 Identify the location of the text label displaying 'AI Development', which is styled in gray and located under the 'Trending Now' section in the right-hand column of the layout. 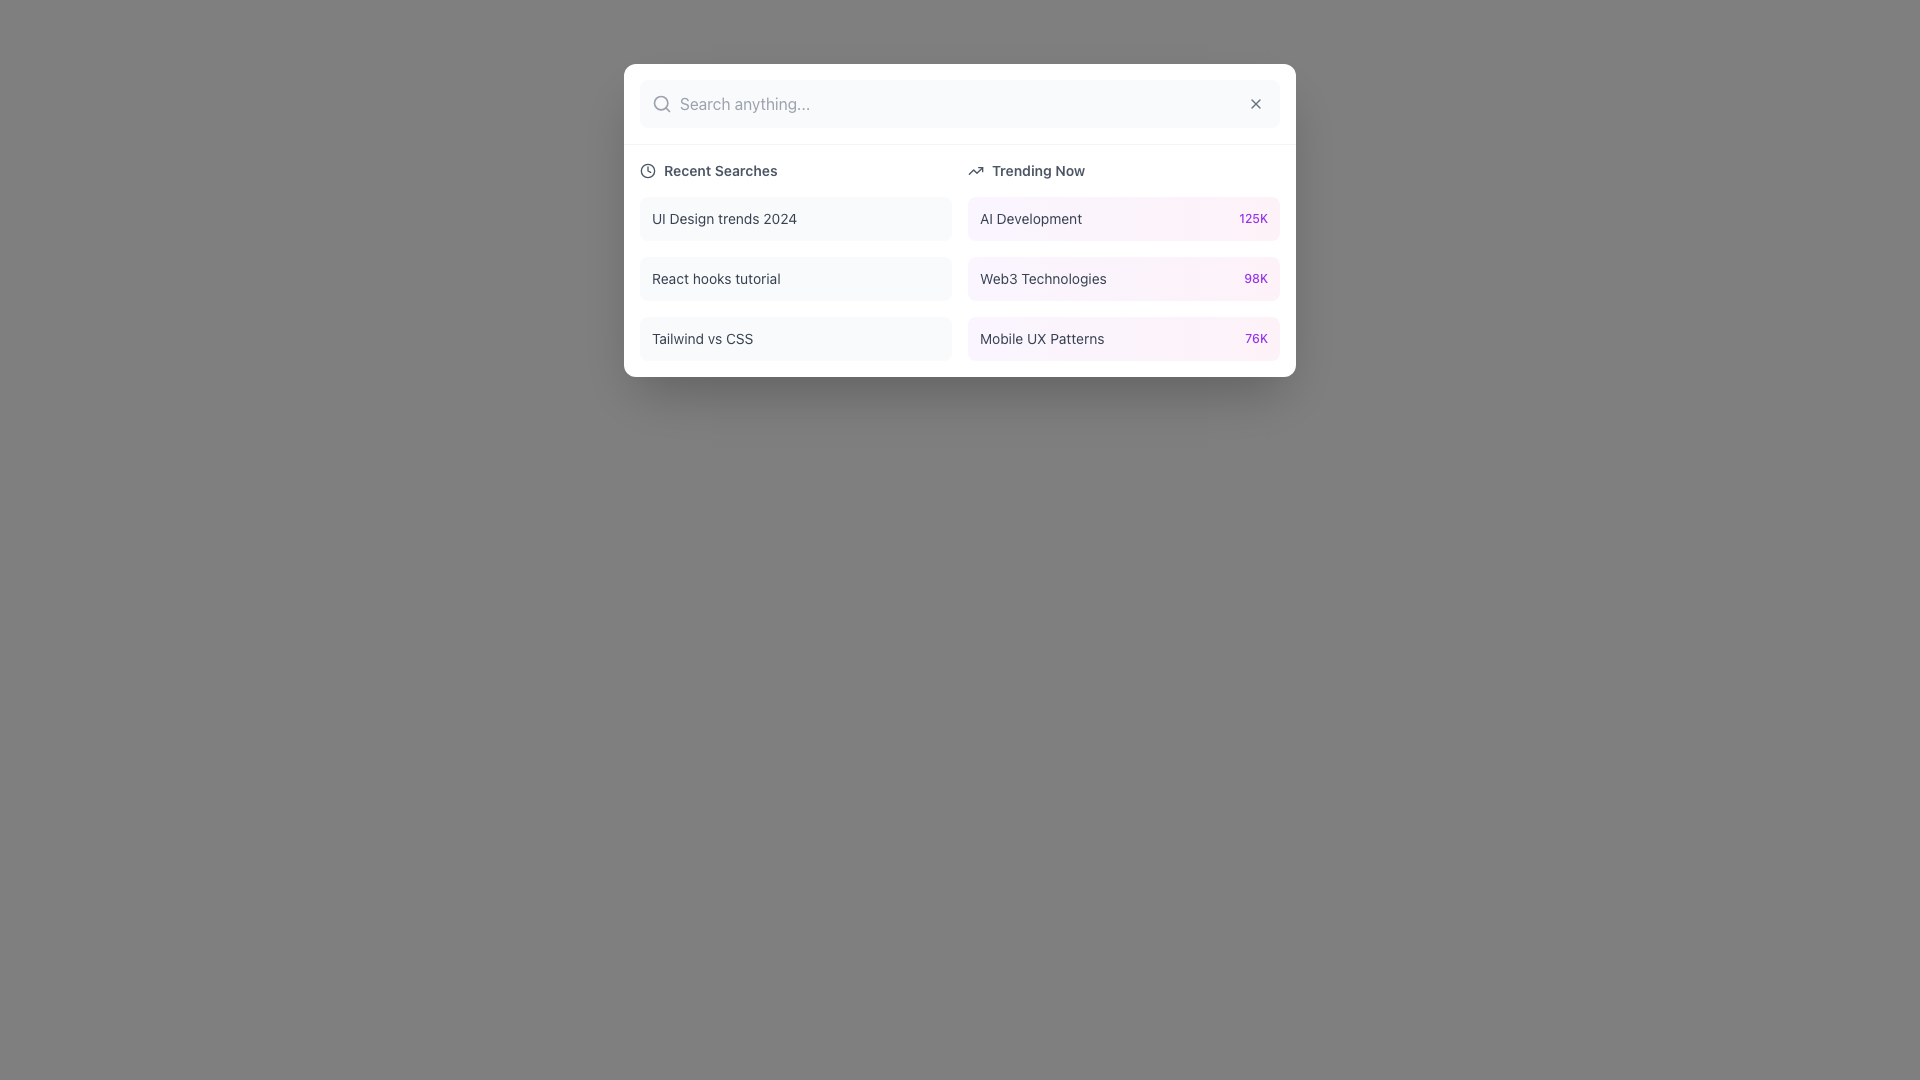
(1031, 219).